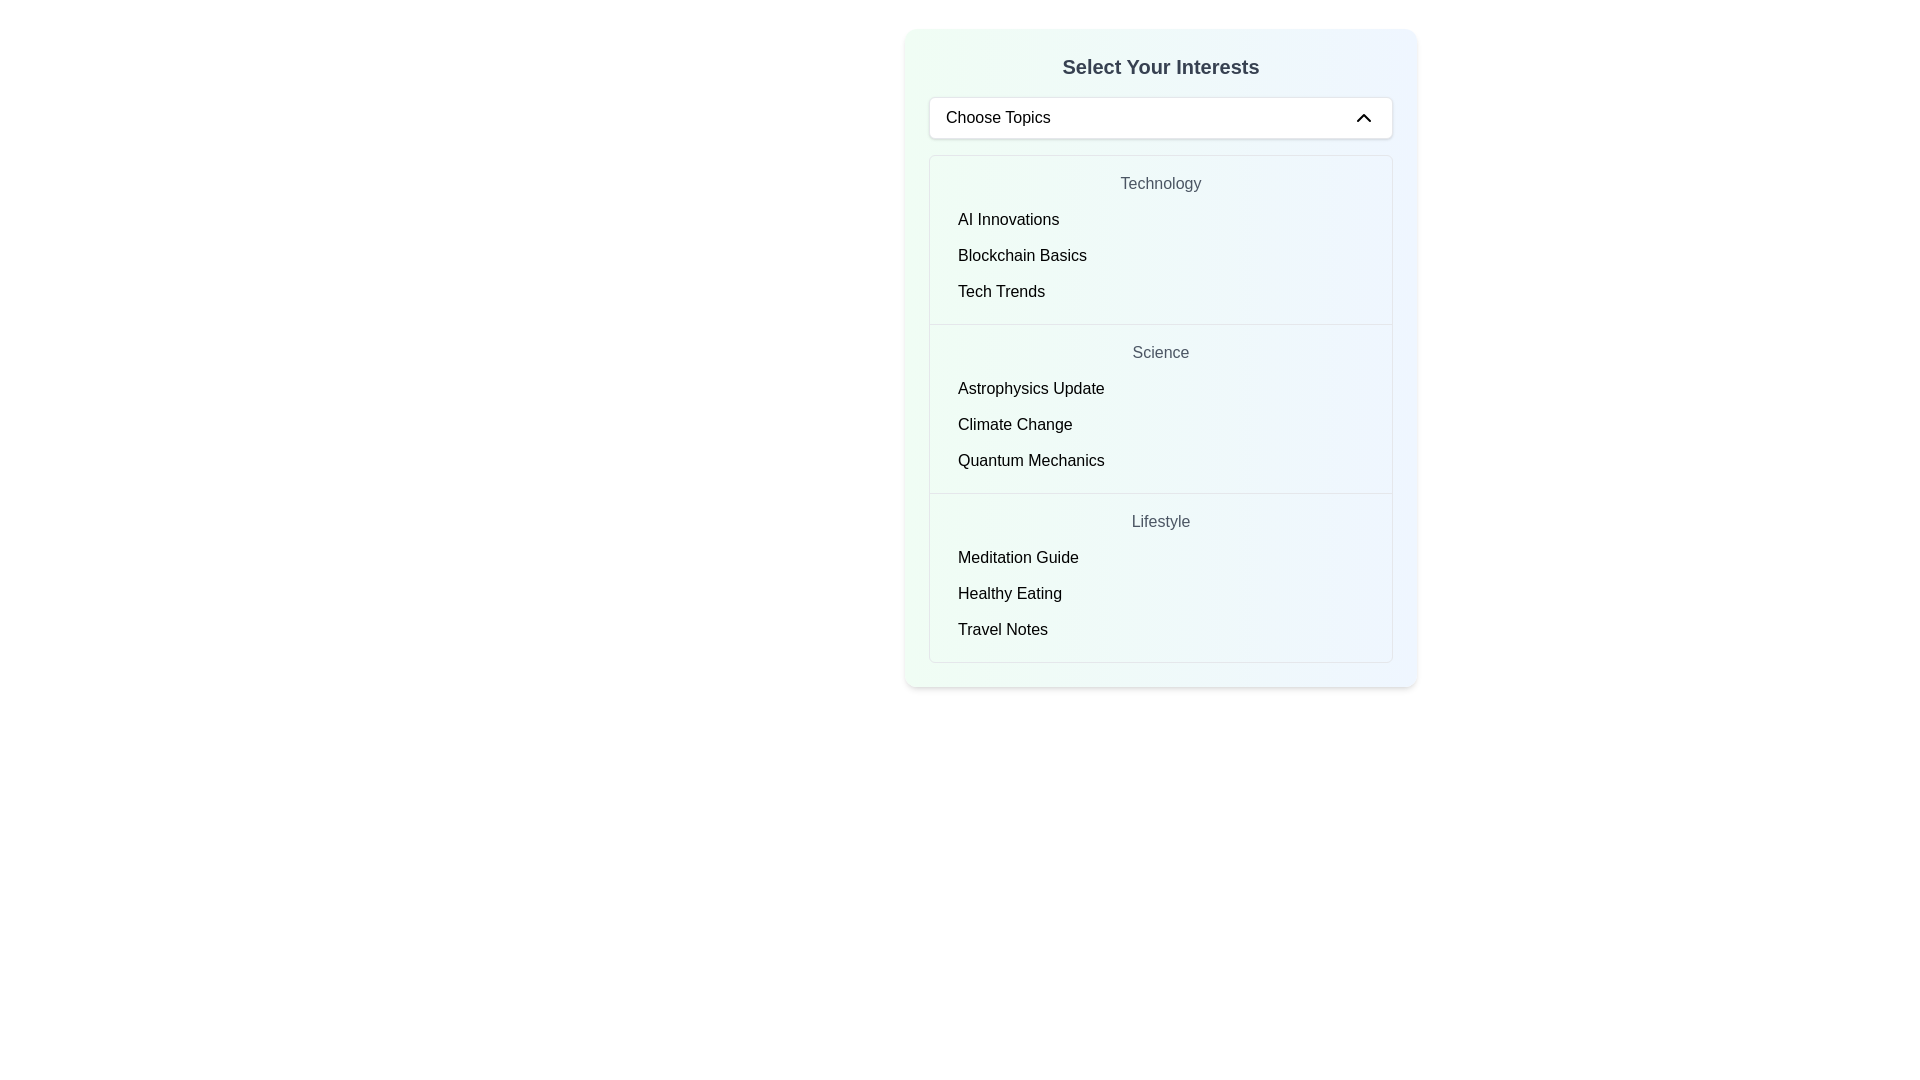 The height and width of the screenshot is (1080, 1920). What do you see at coordinates (1015, 423) in the screenshot?
I see `the 'Climate Change' text label, which is displayed in black font on a white background, located within the 'Science' category list` at bounding box center [1015, 423].